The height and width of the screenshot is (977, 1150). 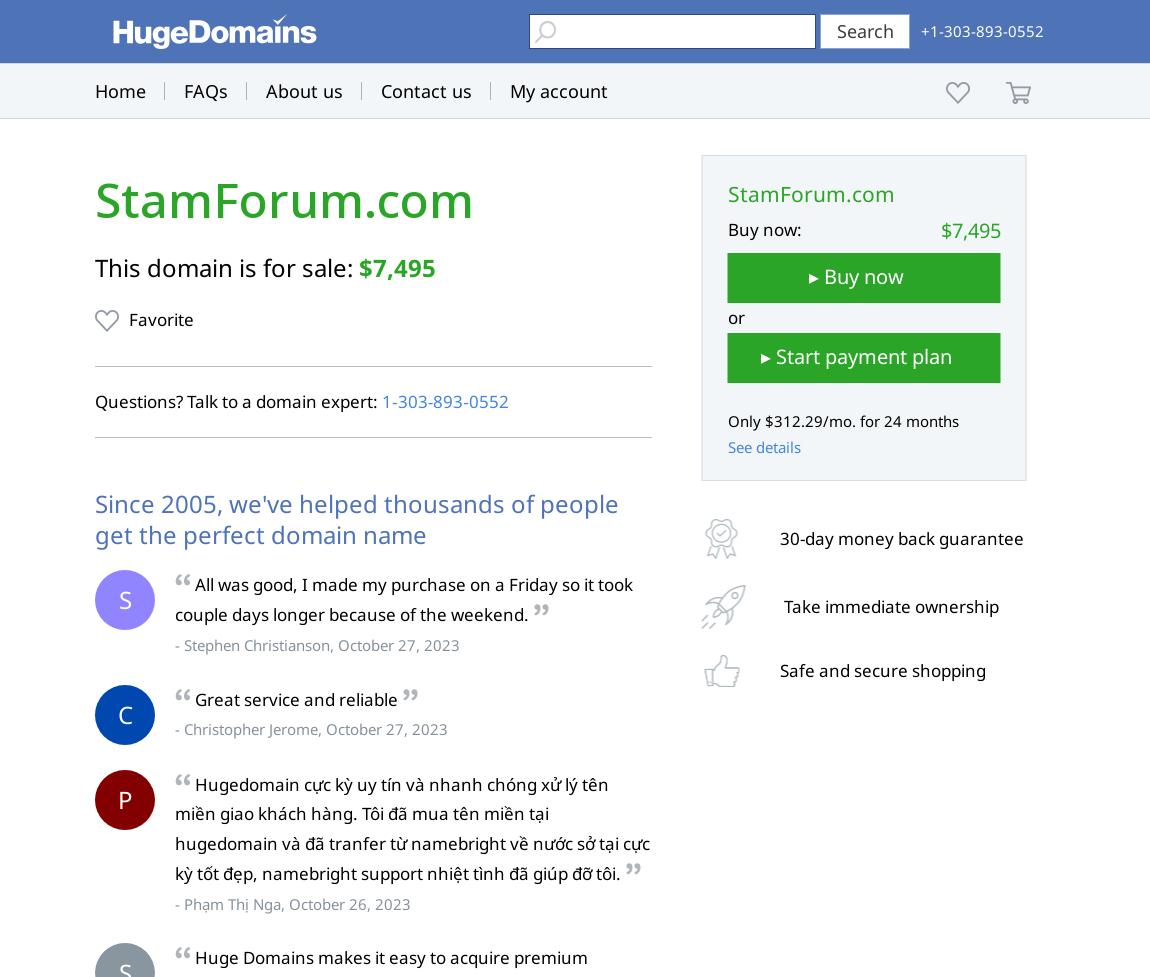 What do you see at coordinates (397, 266) in the screenshot?
I see `'$7,495'` at bounding box center [397, 266].